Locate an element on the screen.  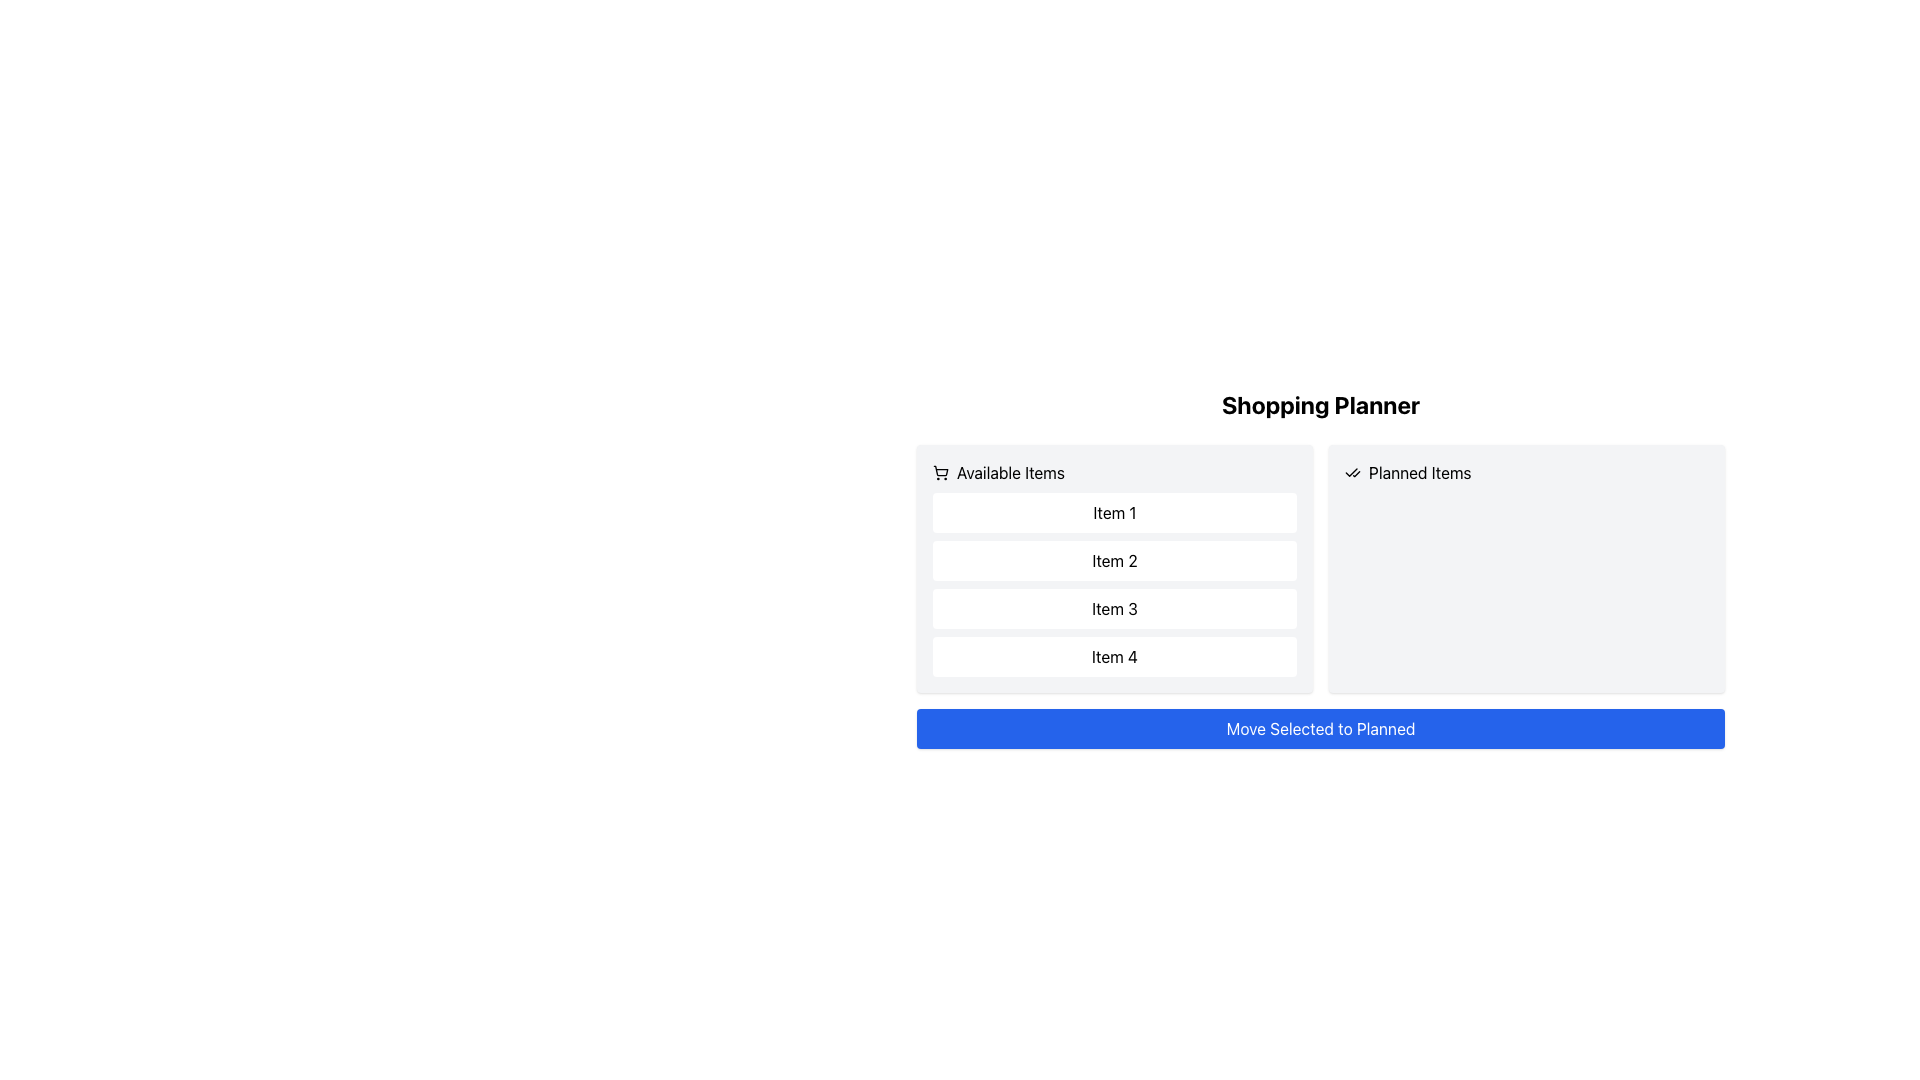
the first item labeled 'Item 1' in the selectable list is located at coordinates (1113, 512).